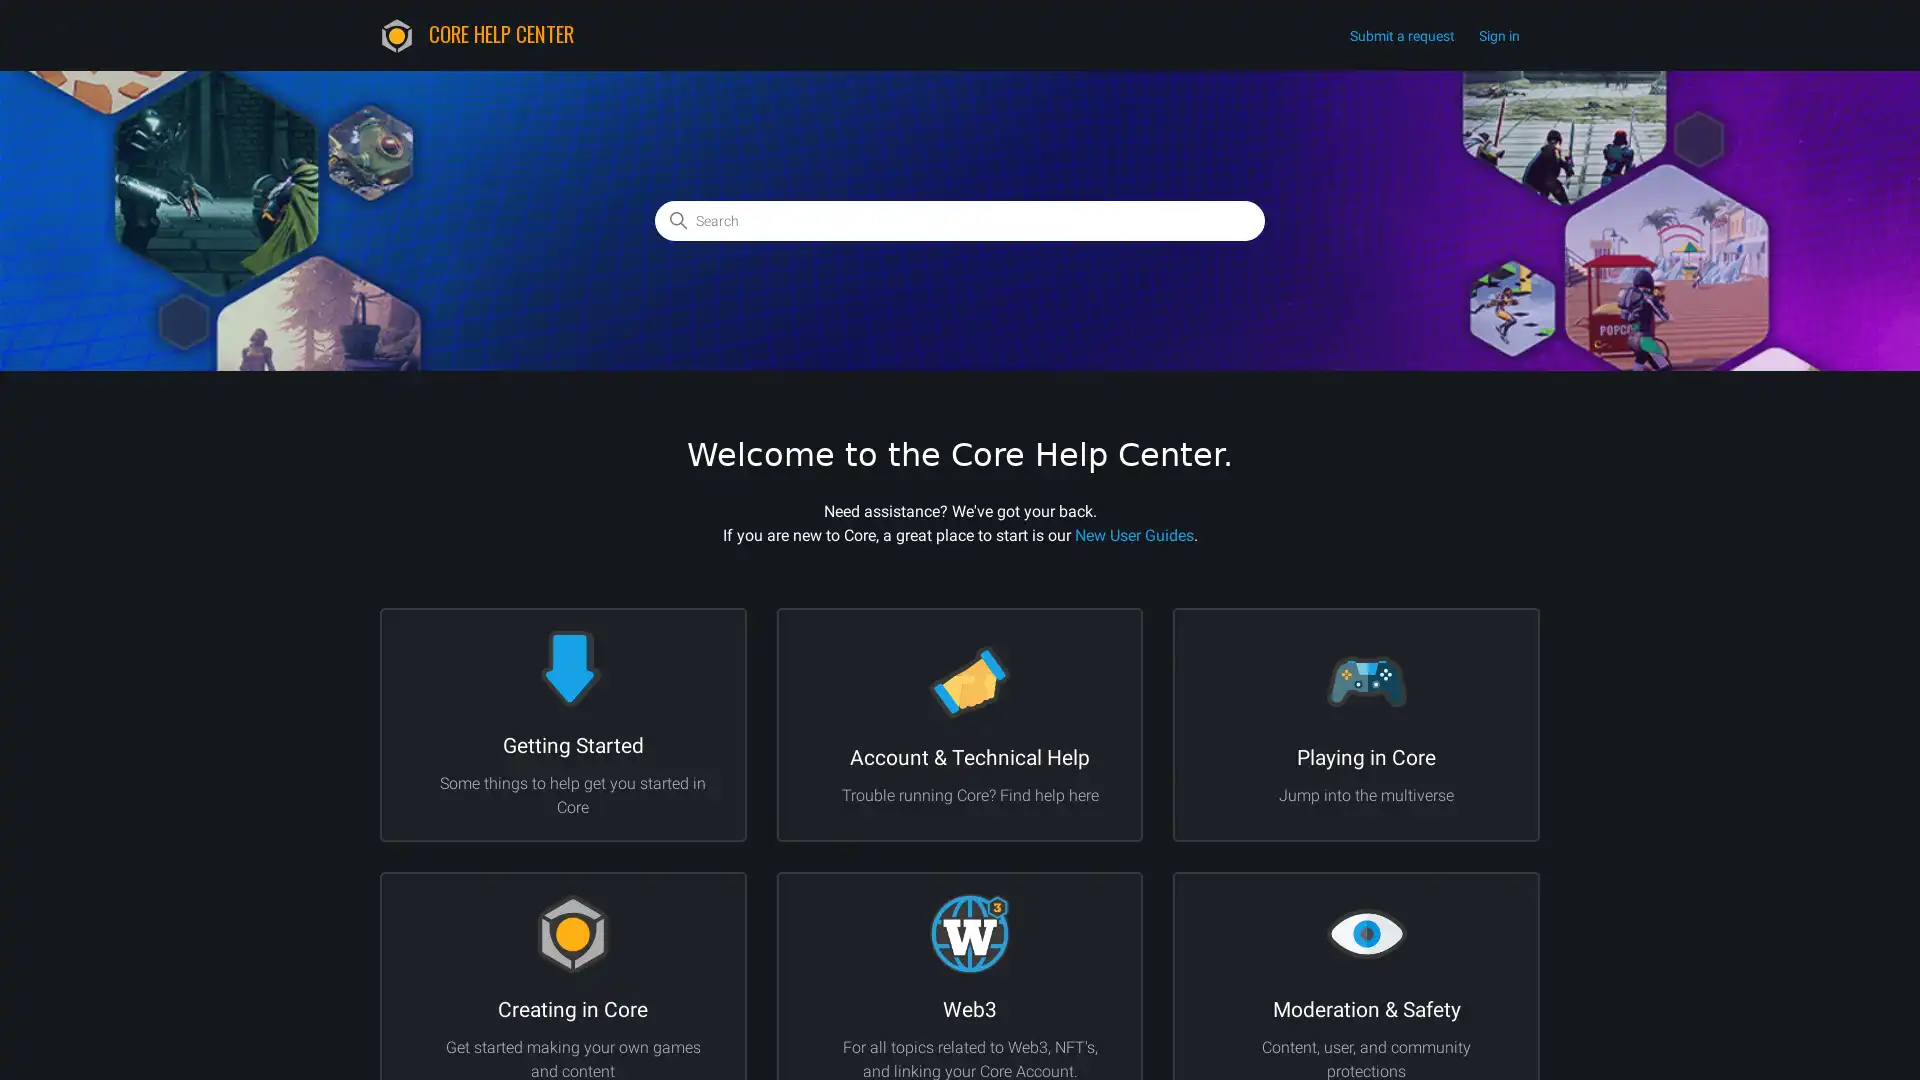 This screenshot has width=1920, height=1080. What do you see at coordinates (1509, 35) in the screenshot?
I see `Sign in` at bounding box center [1509, 35].